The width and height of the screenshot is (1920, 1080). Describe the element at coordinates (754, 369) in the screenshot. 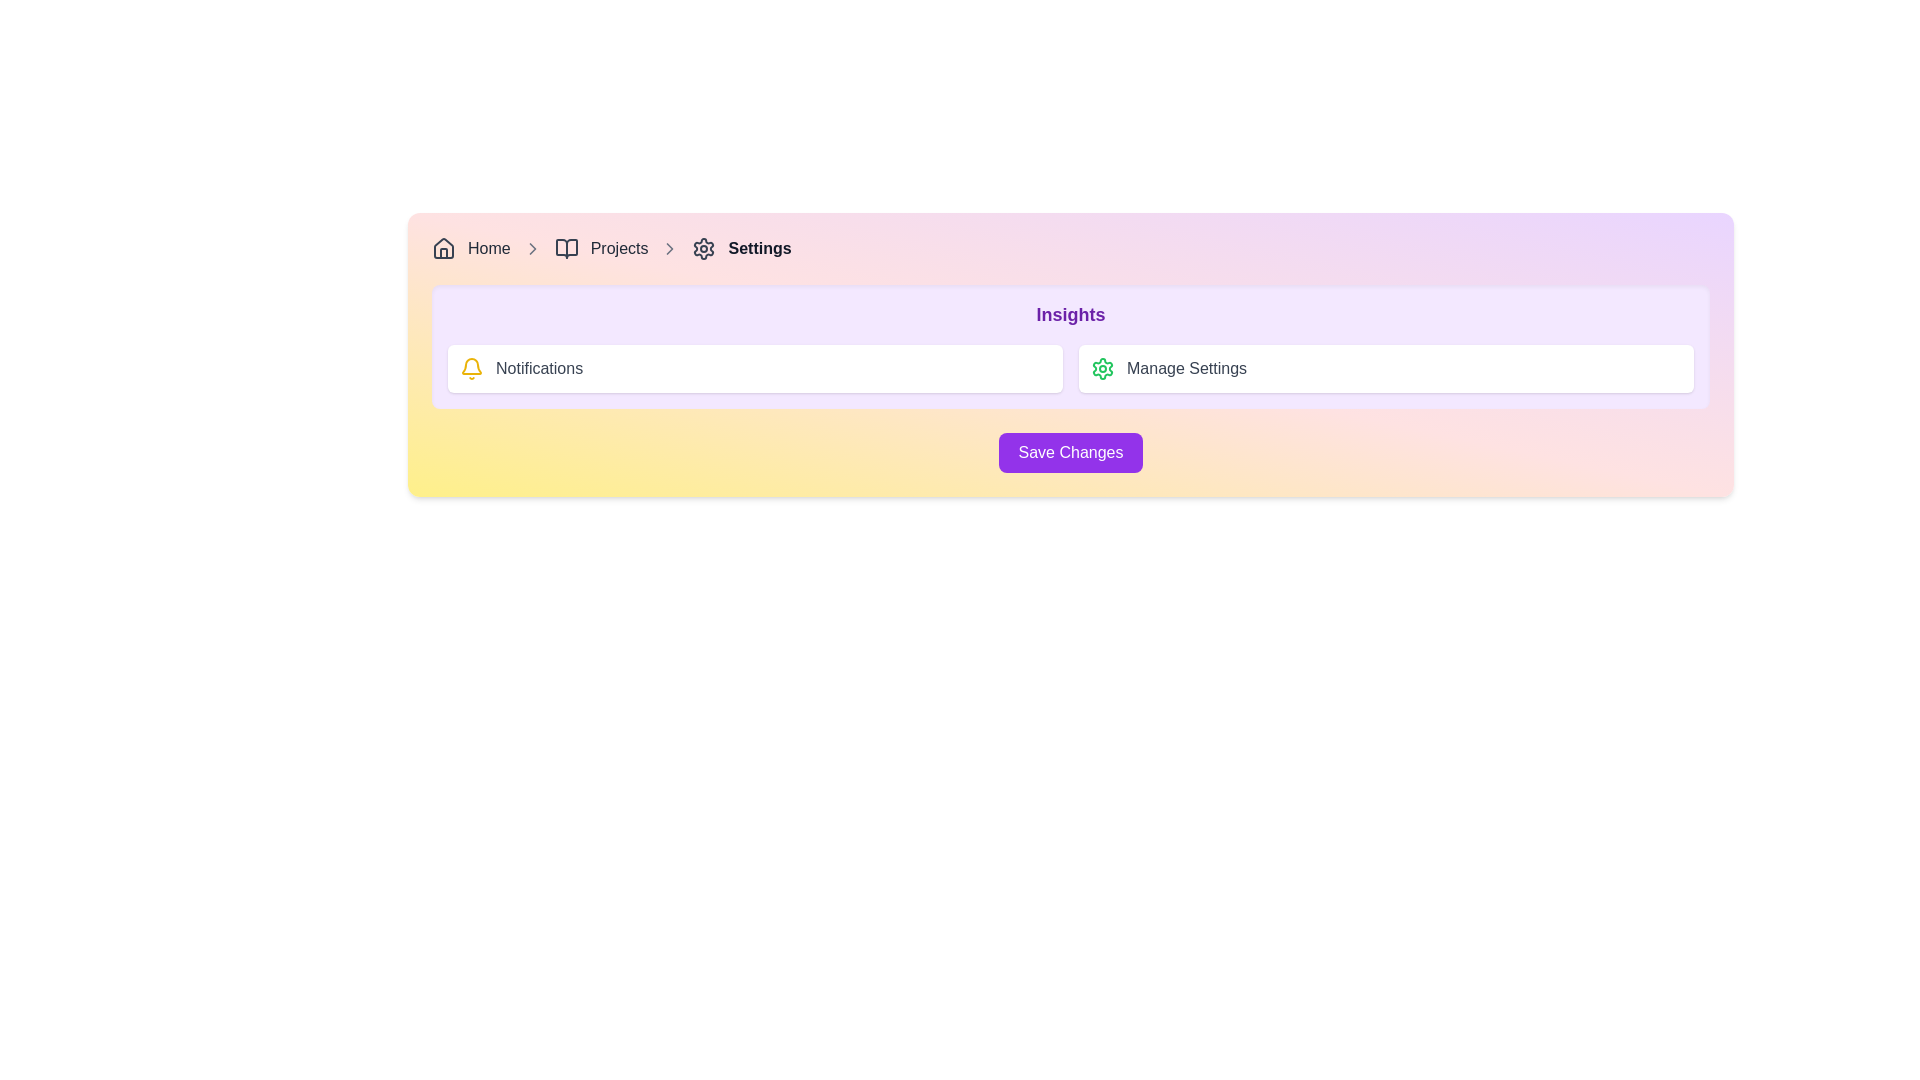

I see `the leftmost informational card in the 'Insights' panel that denotes the 'Notifications' section` at that location.